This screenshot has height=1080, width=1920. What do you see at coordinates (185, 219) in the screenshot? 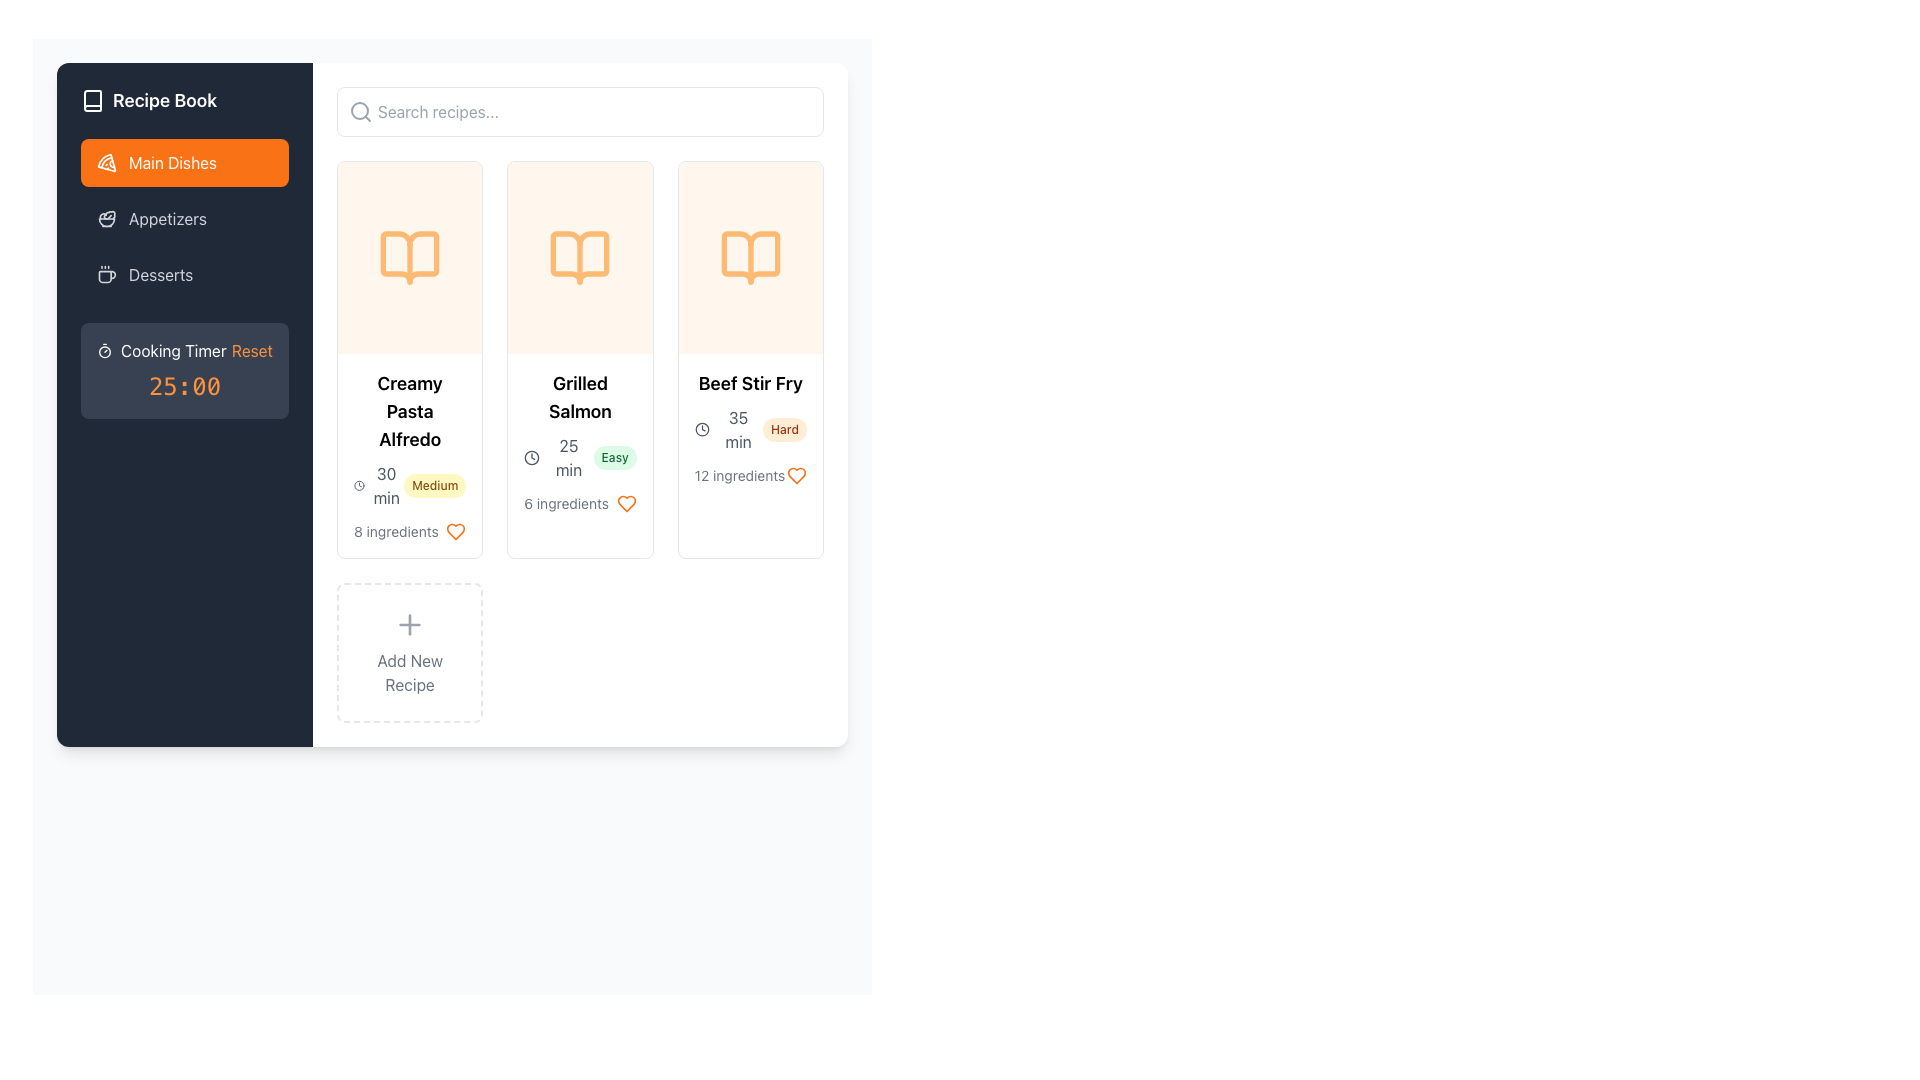
I see `the 'Appetizers' menu item, which is styled in lighter gray on a dark background and features a small salad bowl icon` at bounding box center [185, 219].